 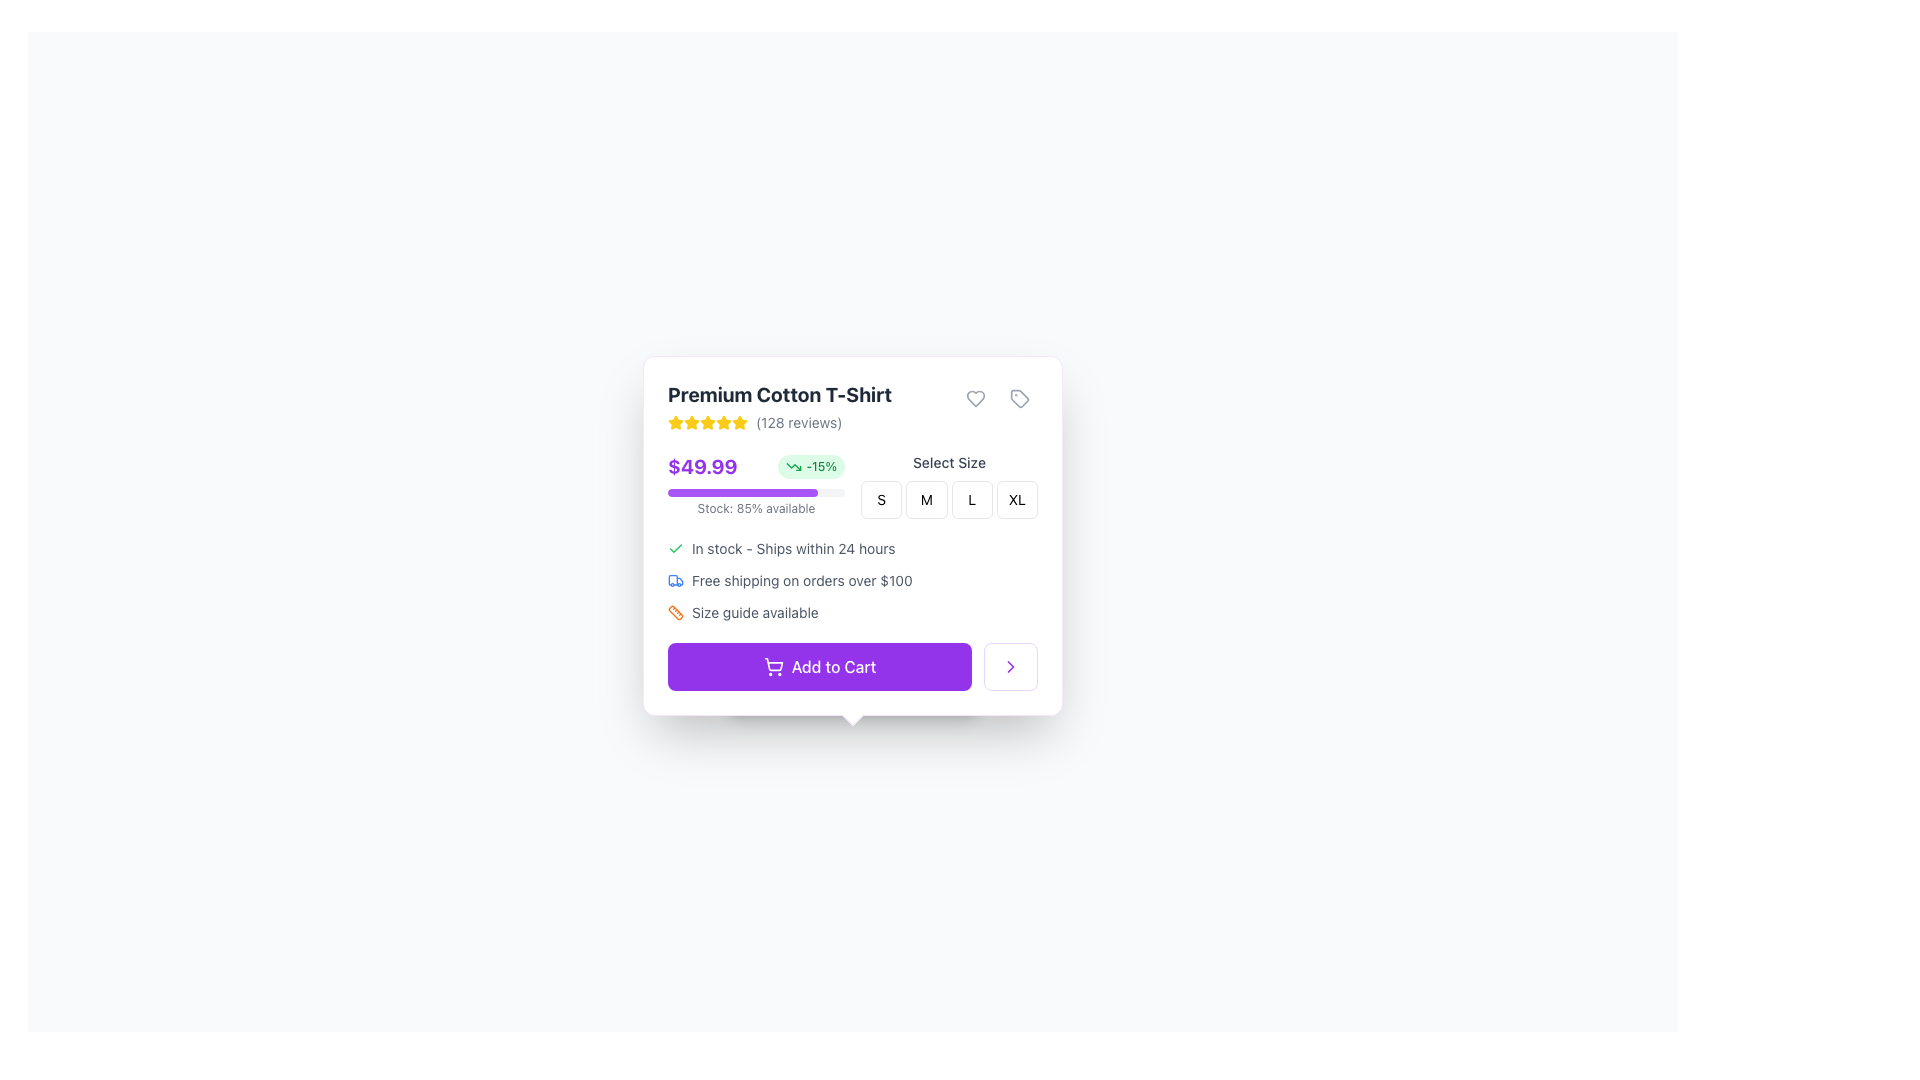 What do you see at coordinates (821, 466) in the screenshot?
I see `the text label indicating the discount or percentage reduction, which is located adjacent to the price display and slightly to the right of a trending-down icon` at bounding box center [821, 466].